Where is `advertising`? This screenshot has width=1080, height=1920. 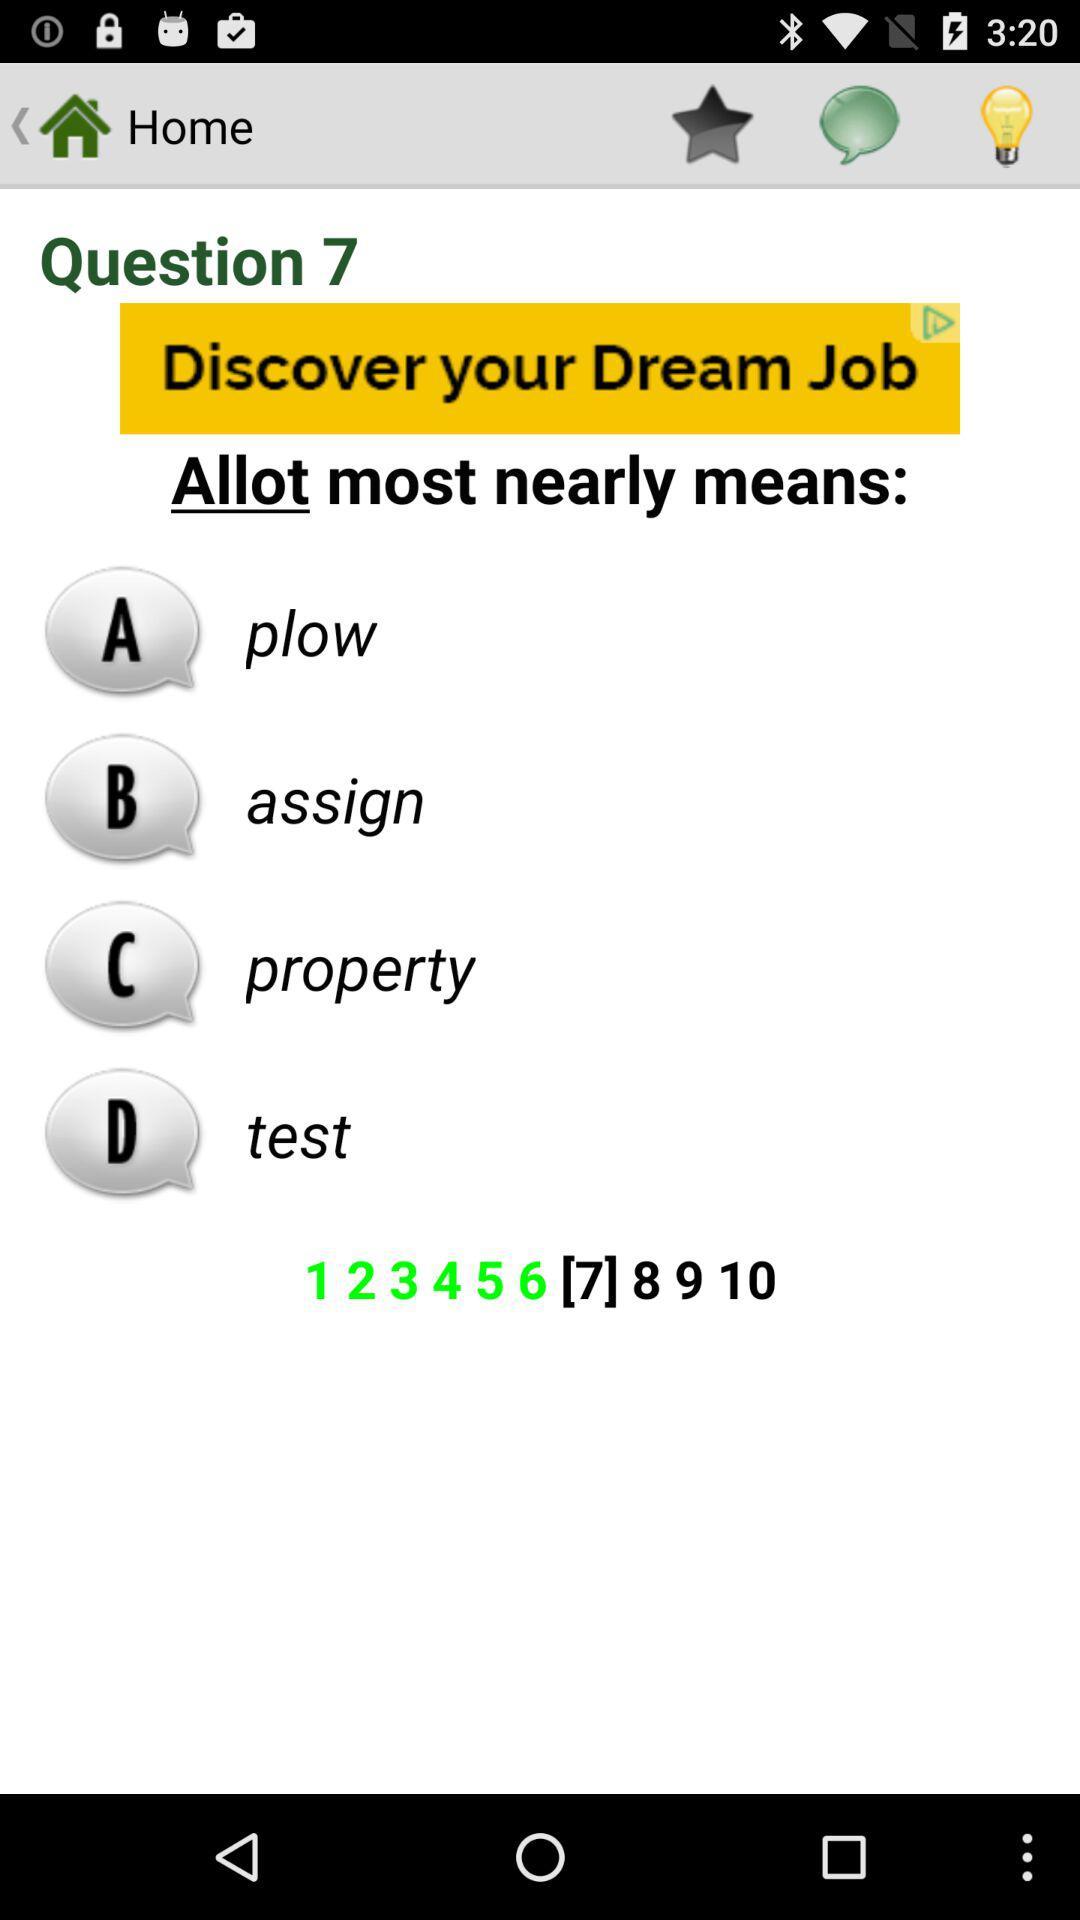
advertising is located at coordinates (540, 368).